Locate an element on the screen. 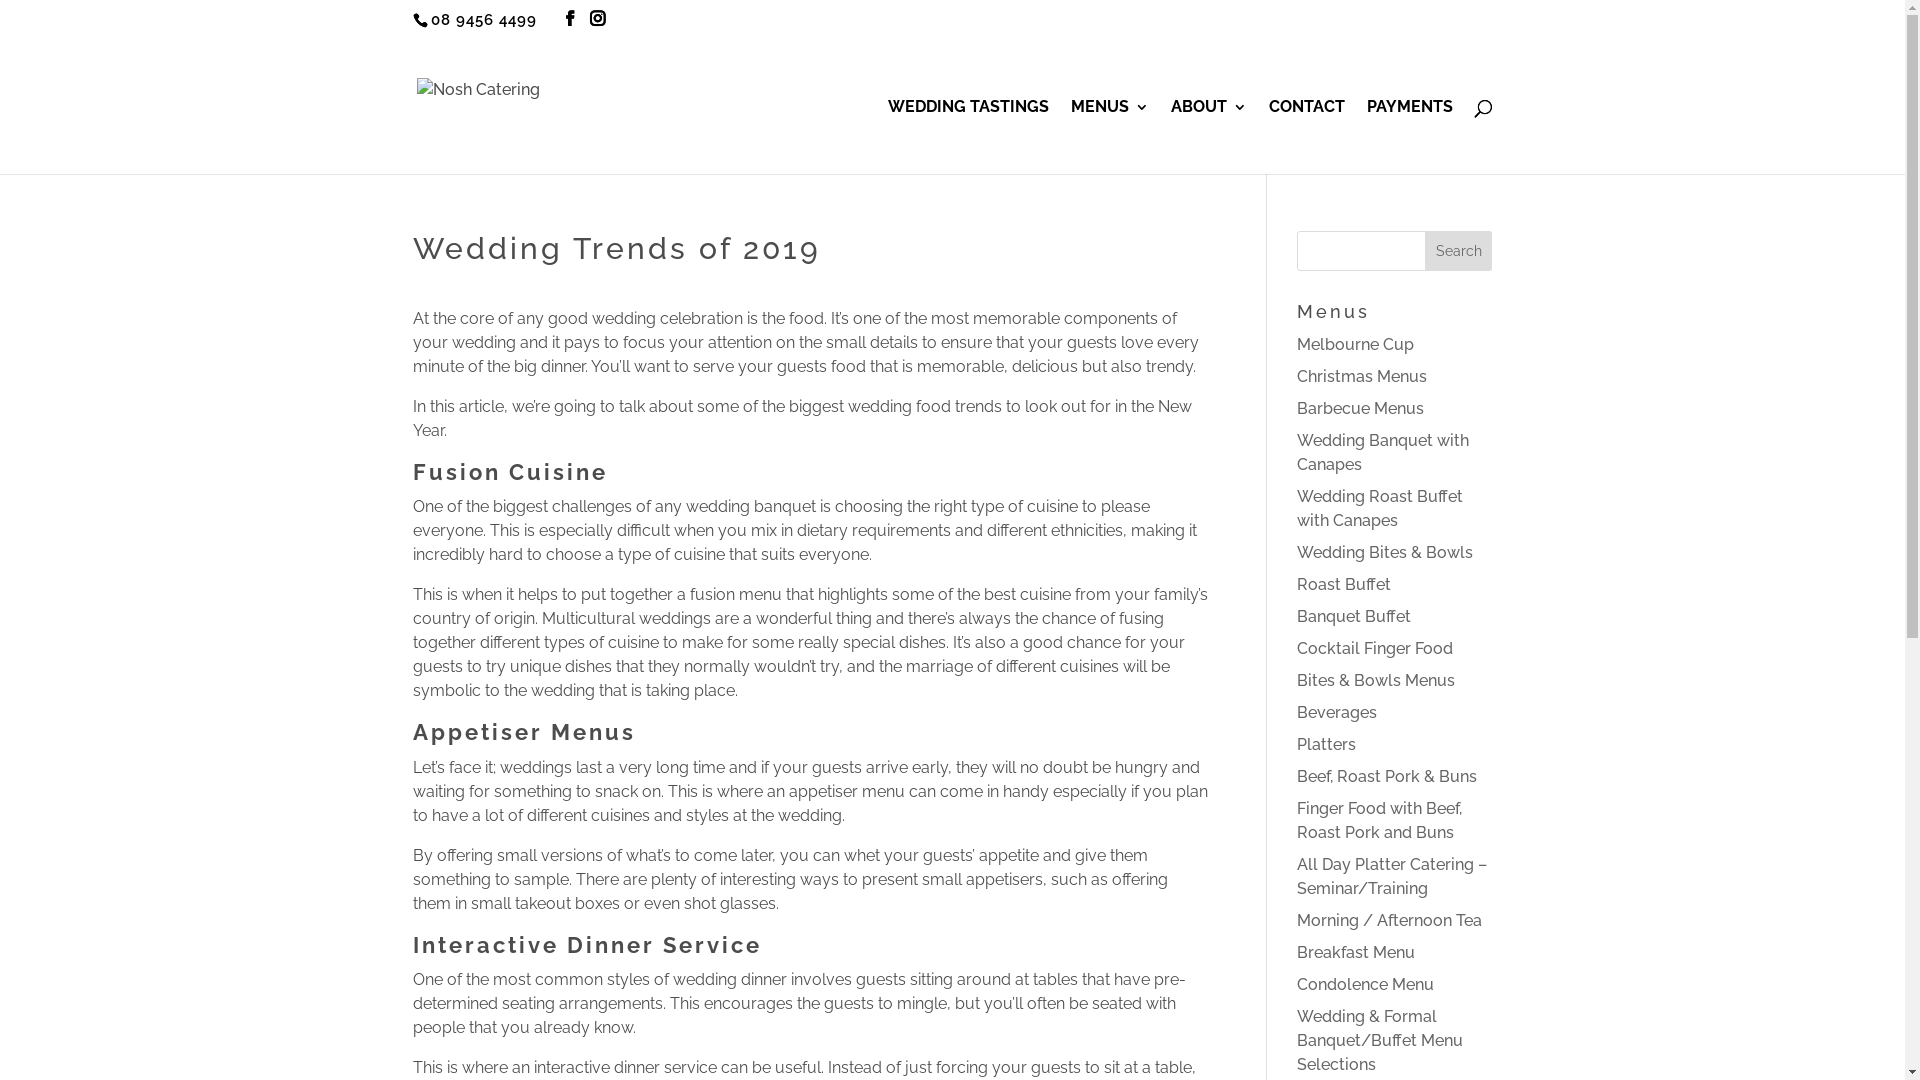  'Beverages' is located at coordinates (1337, 711).